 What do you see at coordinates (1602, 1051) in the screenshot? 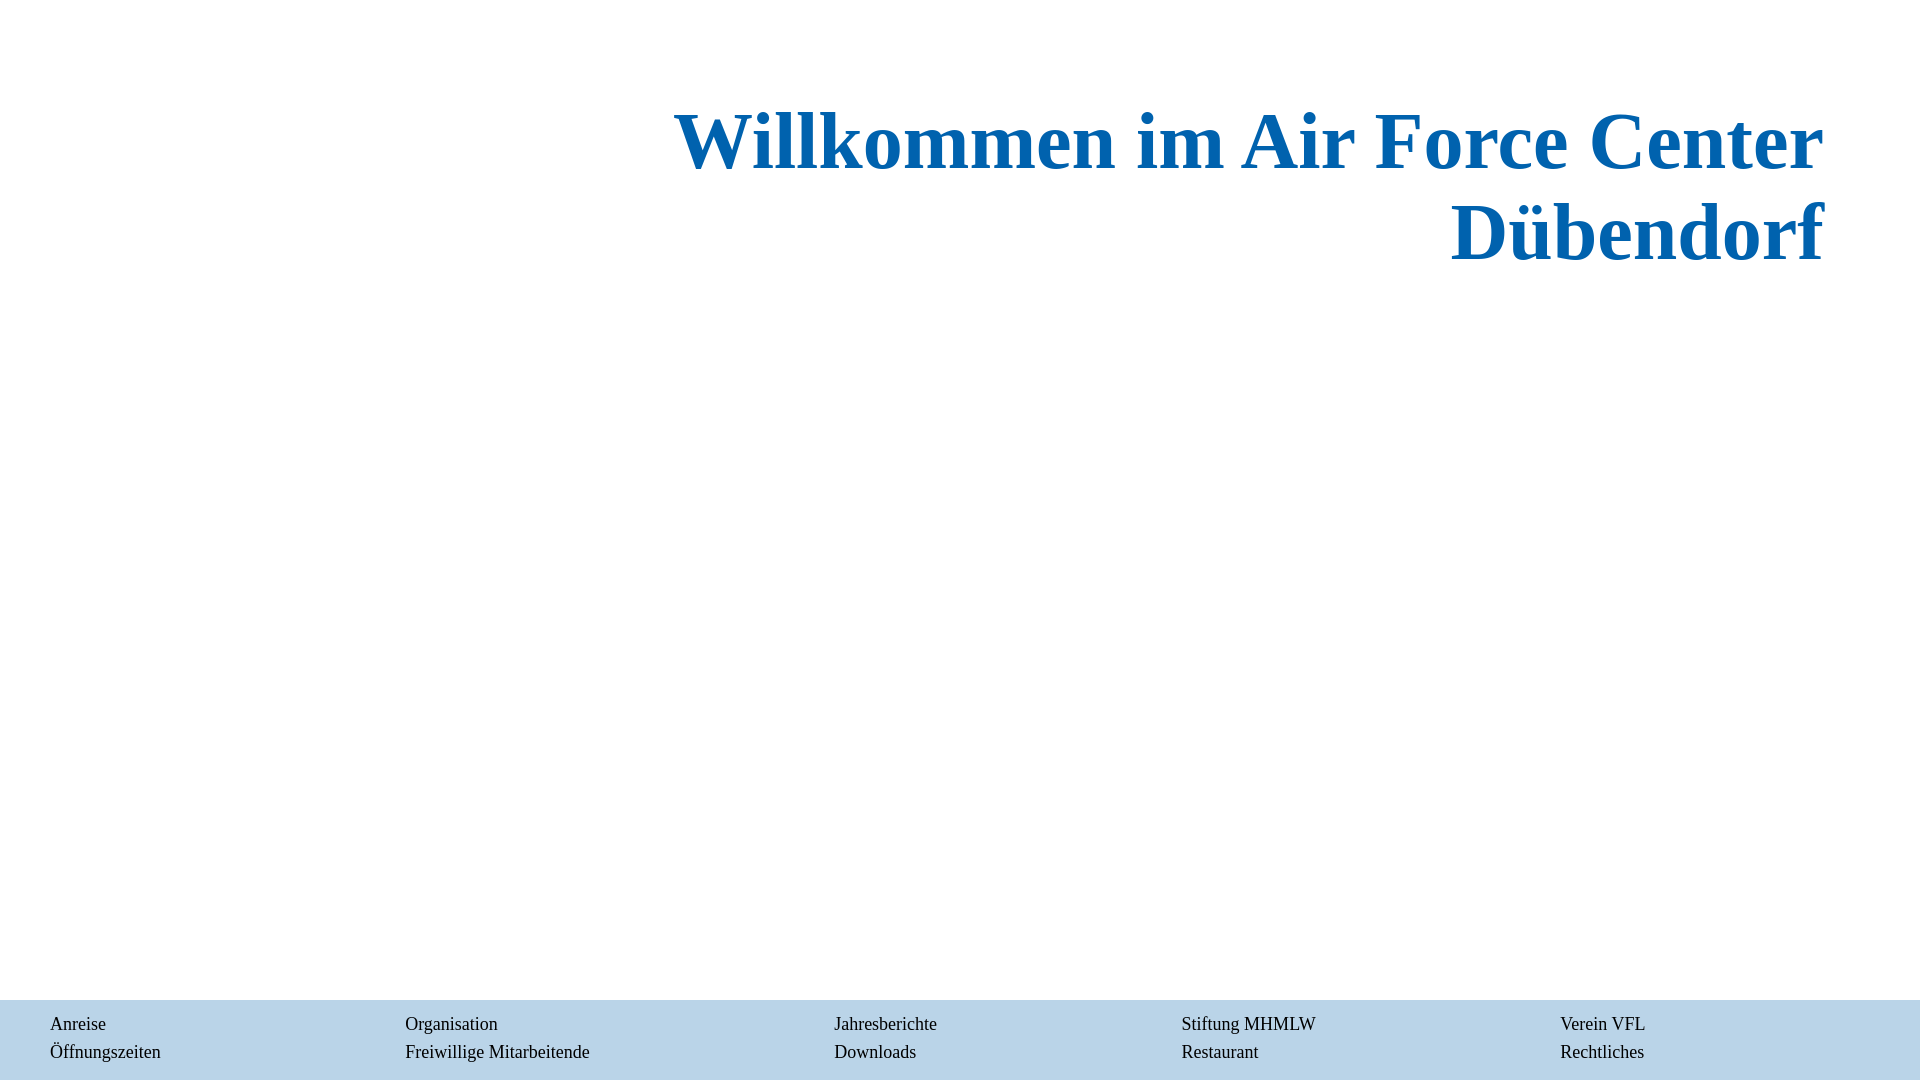
I see `'Rechtliches'` at bounding box center [1602, 1051].